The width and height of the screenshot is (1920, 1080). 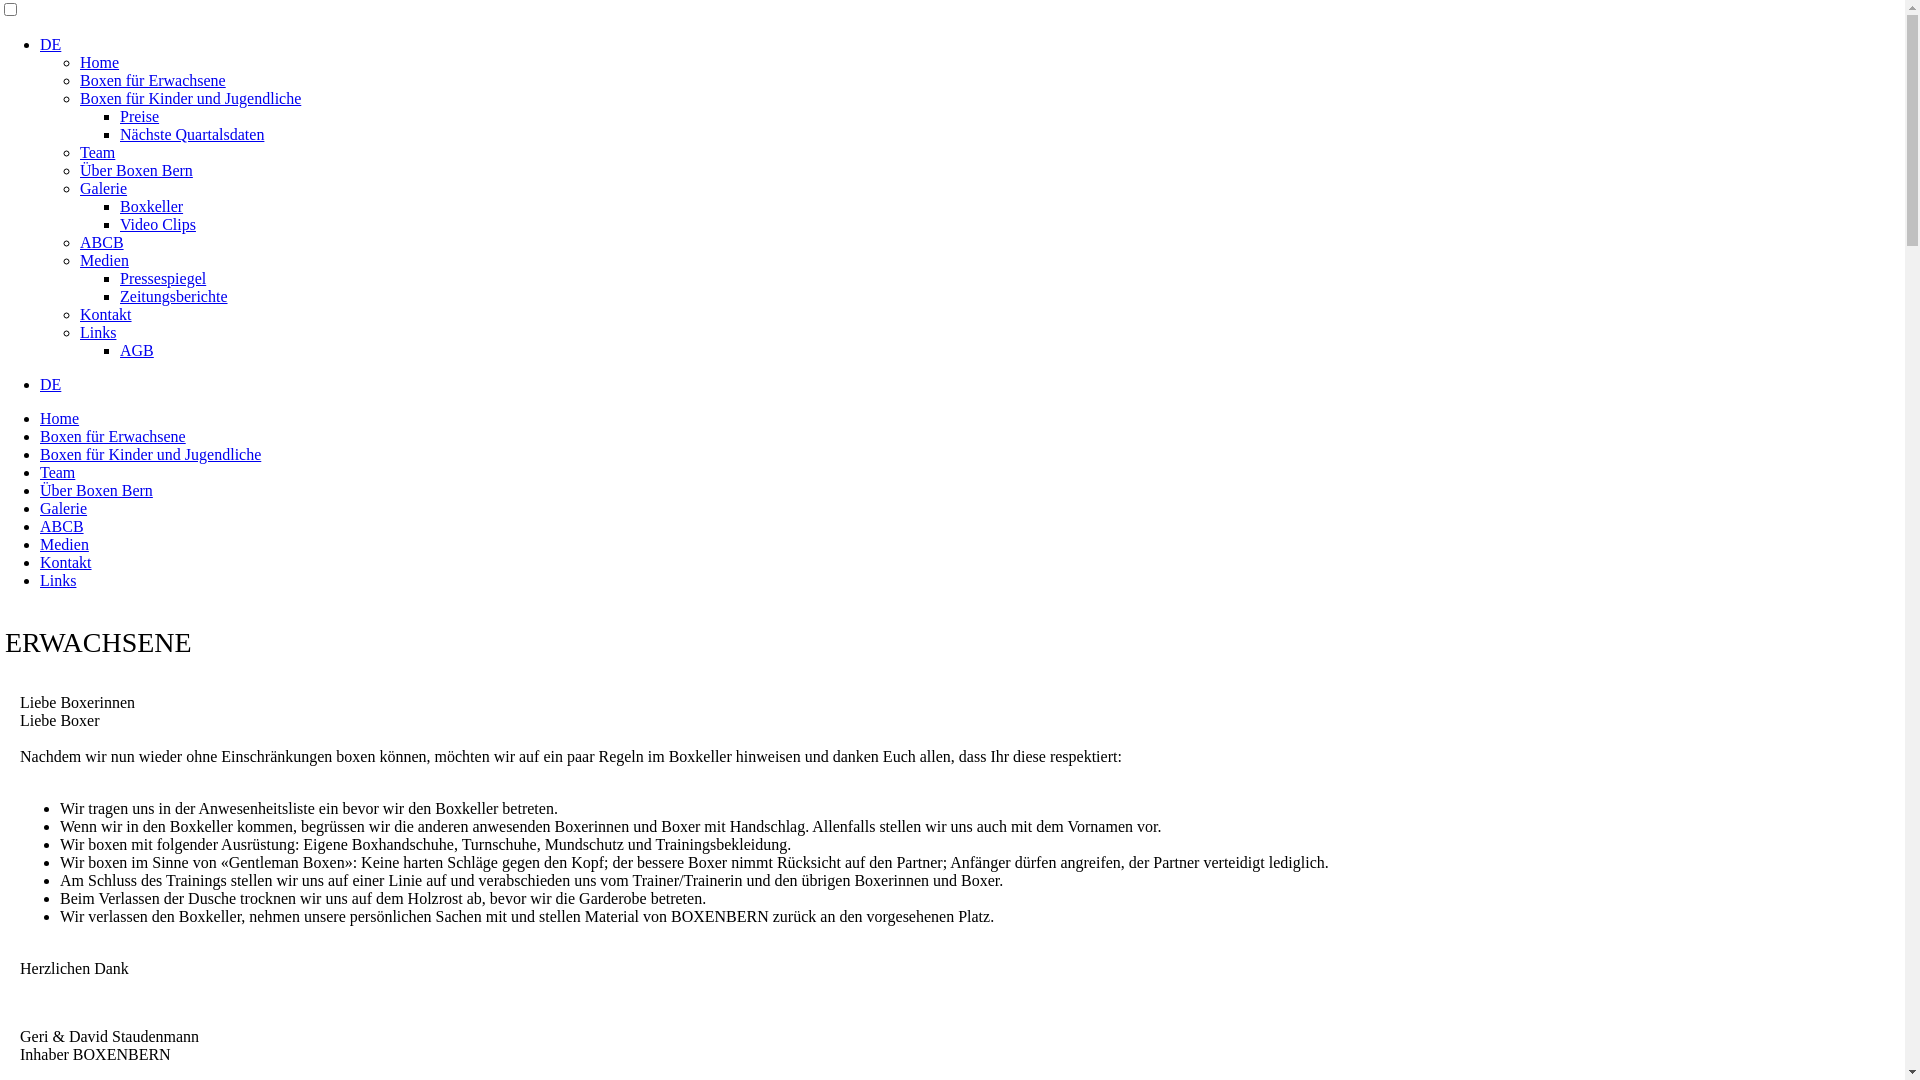 What do you see at coordinates (136, 349) in the screenshot?
I see `'AGB'` at bounding box center [136, 349].